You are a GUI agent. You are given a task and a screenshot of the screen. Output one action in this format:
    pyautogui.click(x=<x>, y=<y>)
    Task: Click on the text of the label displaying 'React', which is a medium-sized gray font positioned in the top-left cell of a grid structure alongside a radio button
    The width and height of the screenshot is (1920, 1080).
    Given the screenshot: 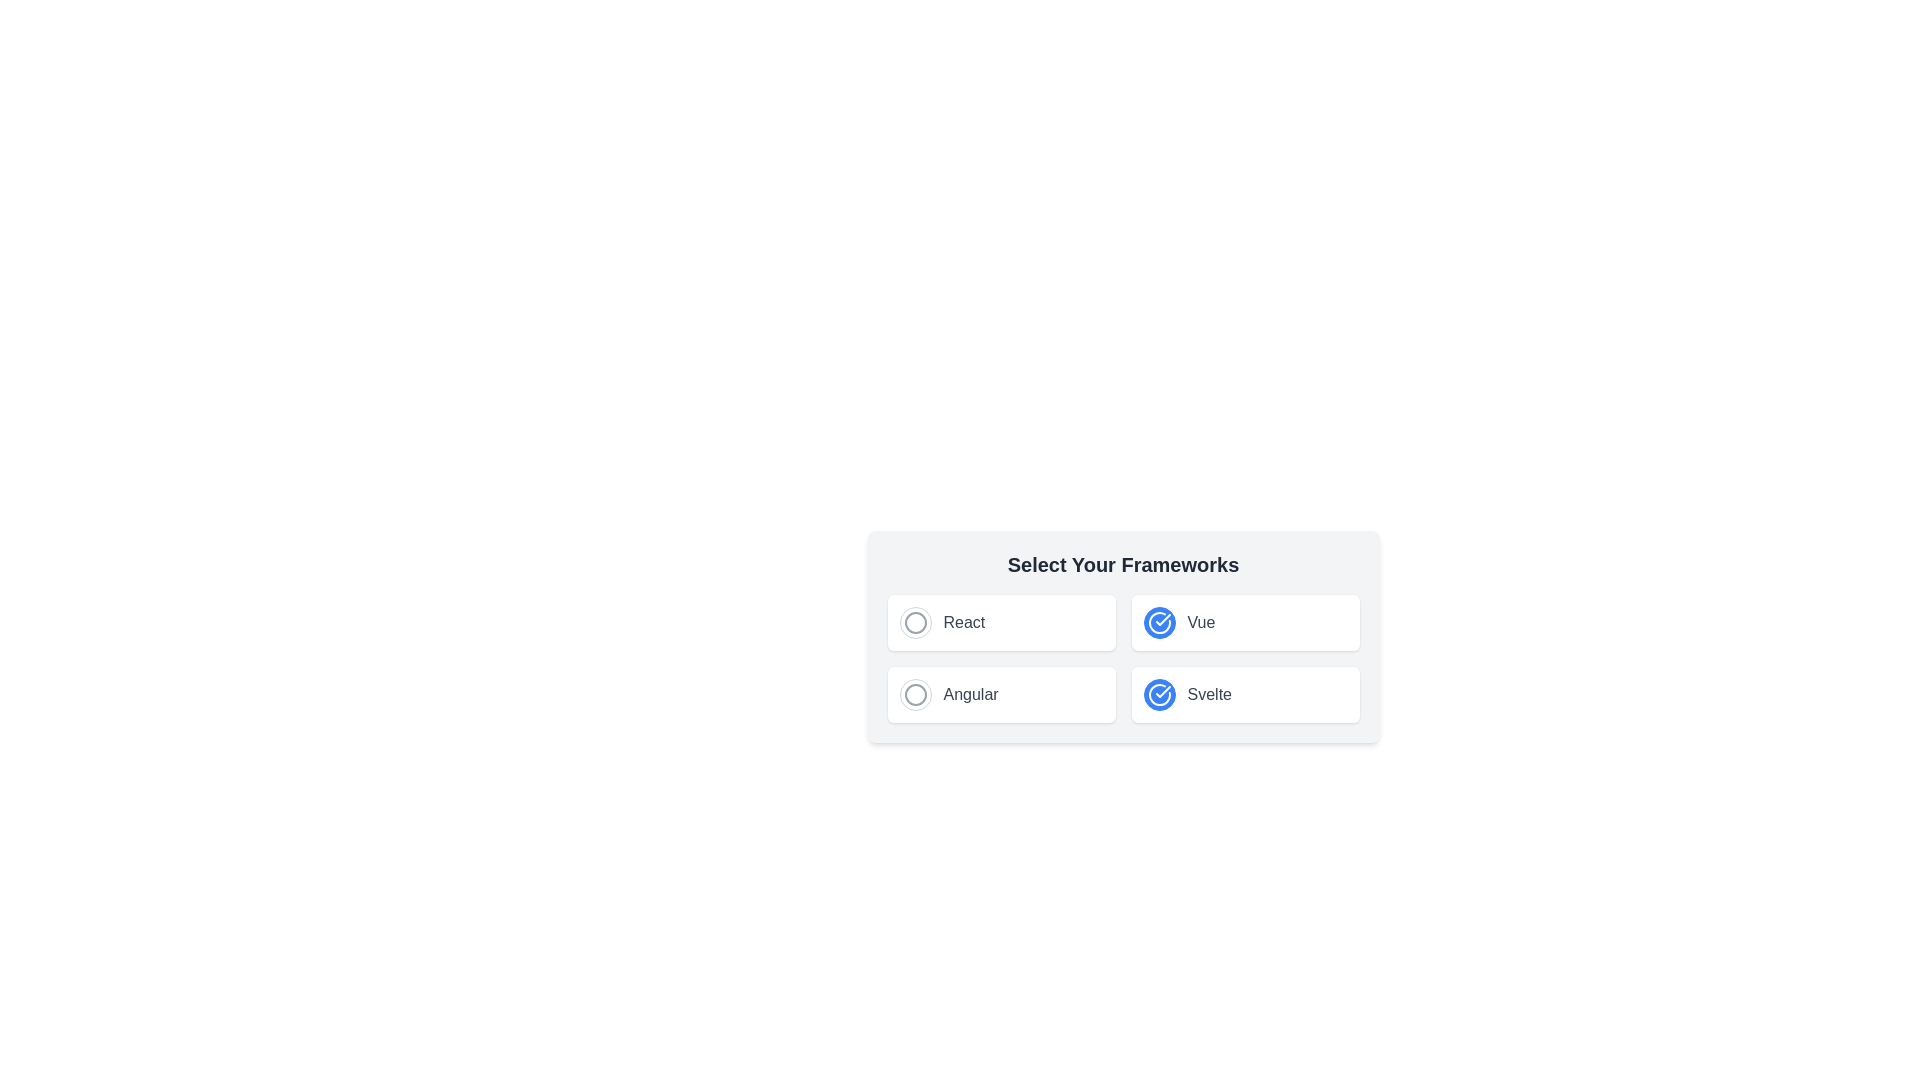 What is the action you would take?
    pyautogui.click(x=964, y=622)
    